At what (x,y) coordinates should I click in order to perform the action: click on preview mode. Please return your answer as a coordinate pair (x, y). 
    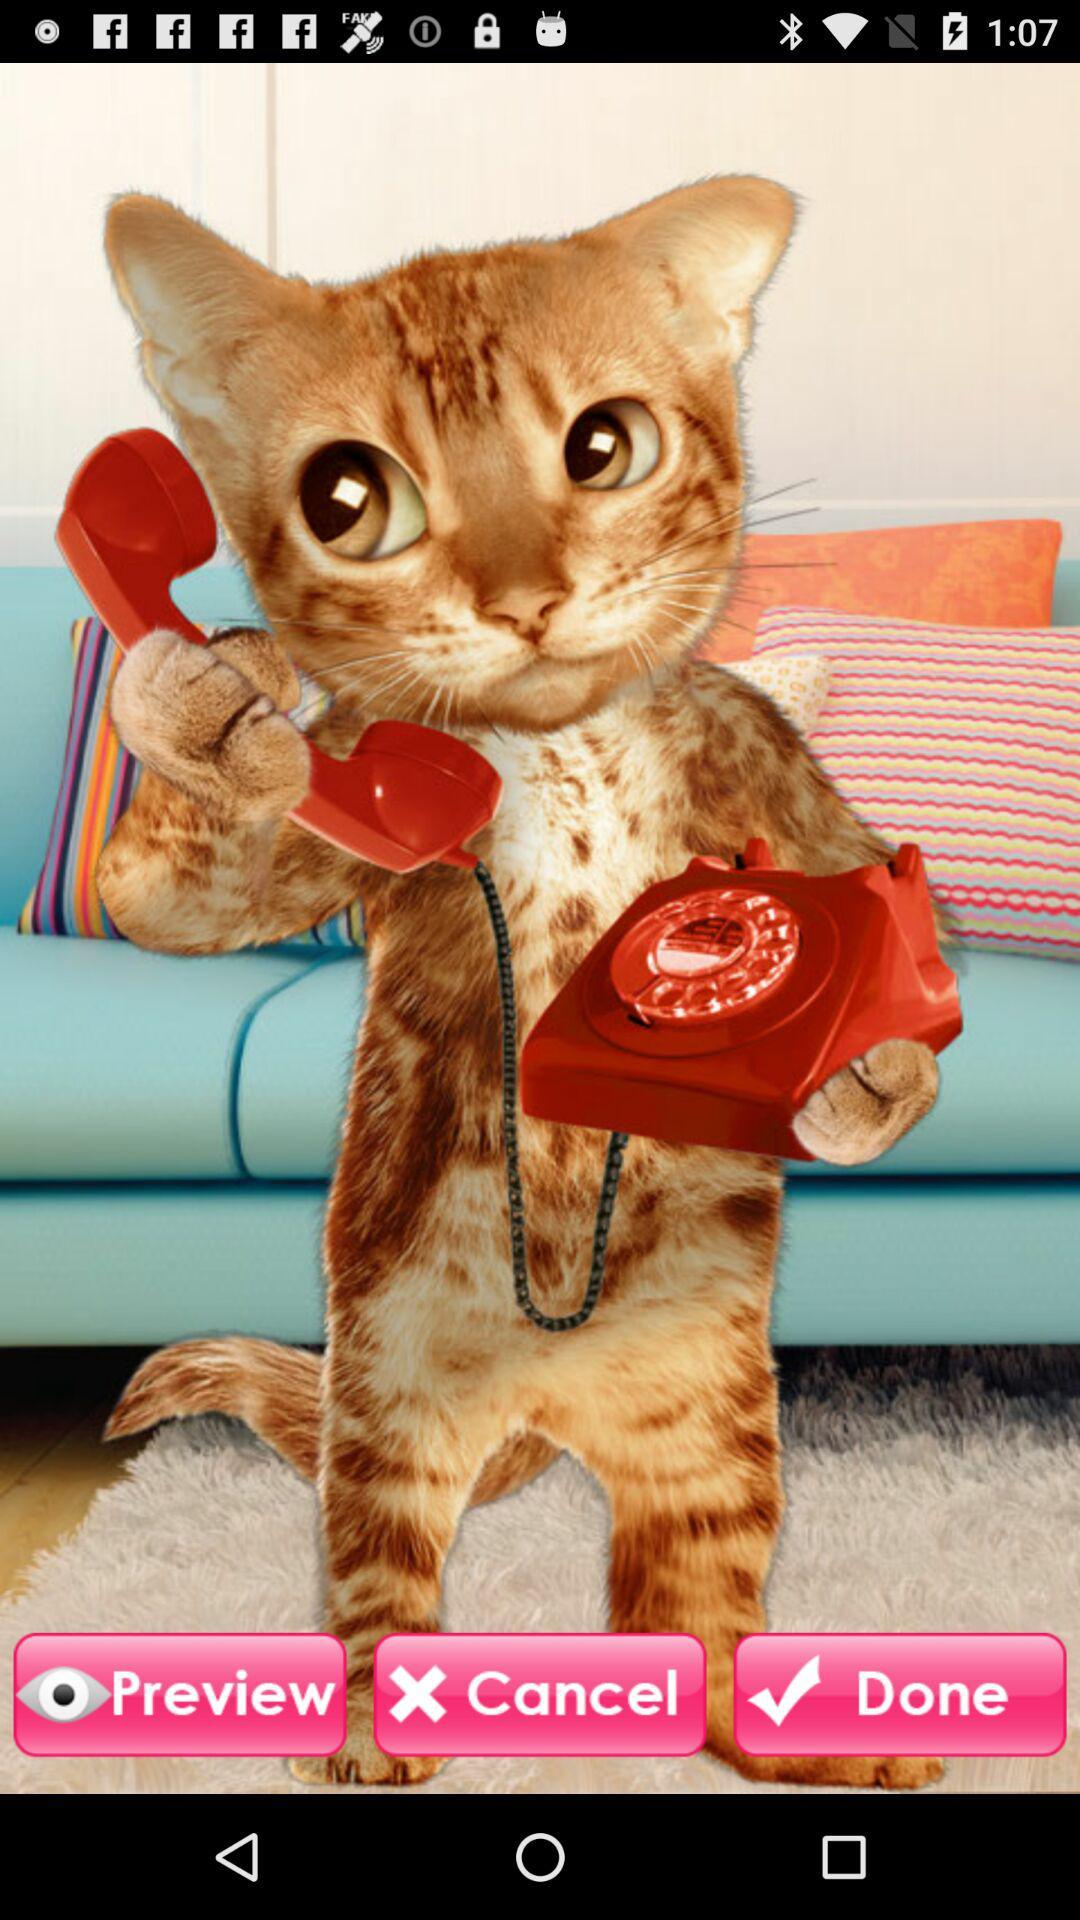
    Looking at the image, I should click on (180, 1694).